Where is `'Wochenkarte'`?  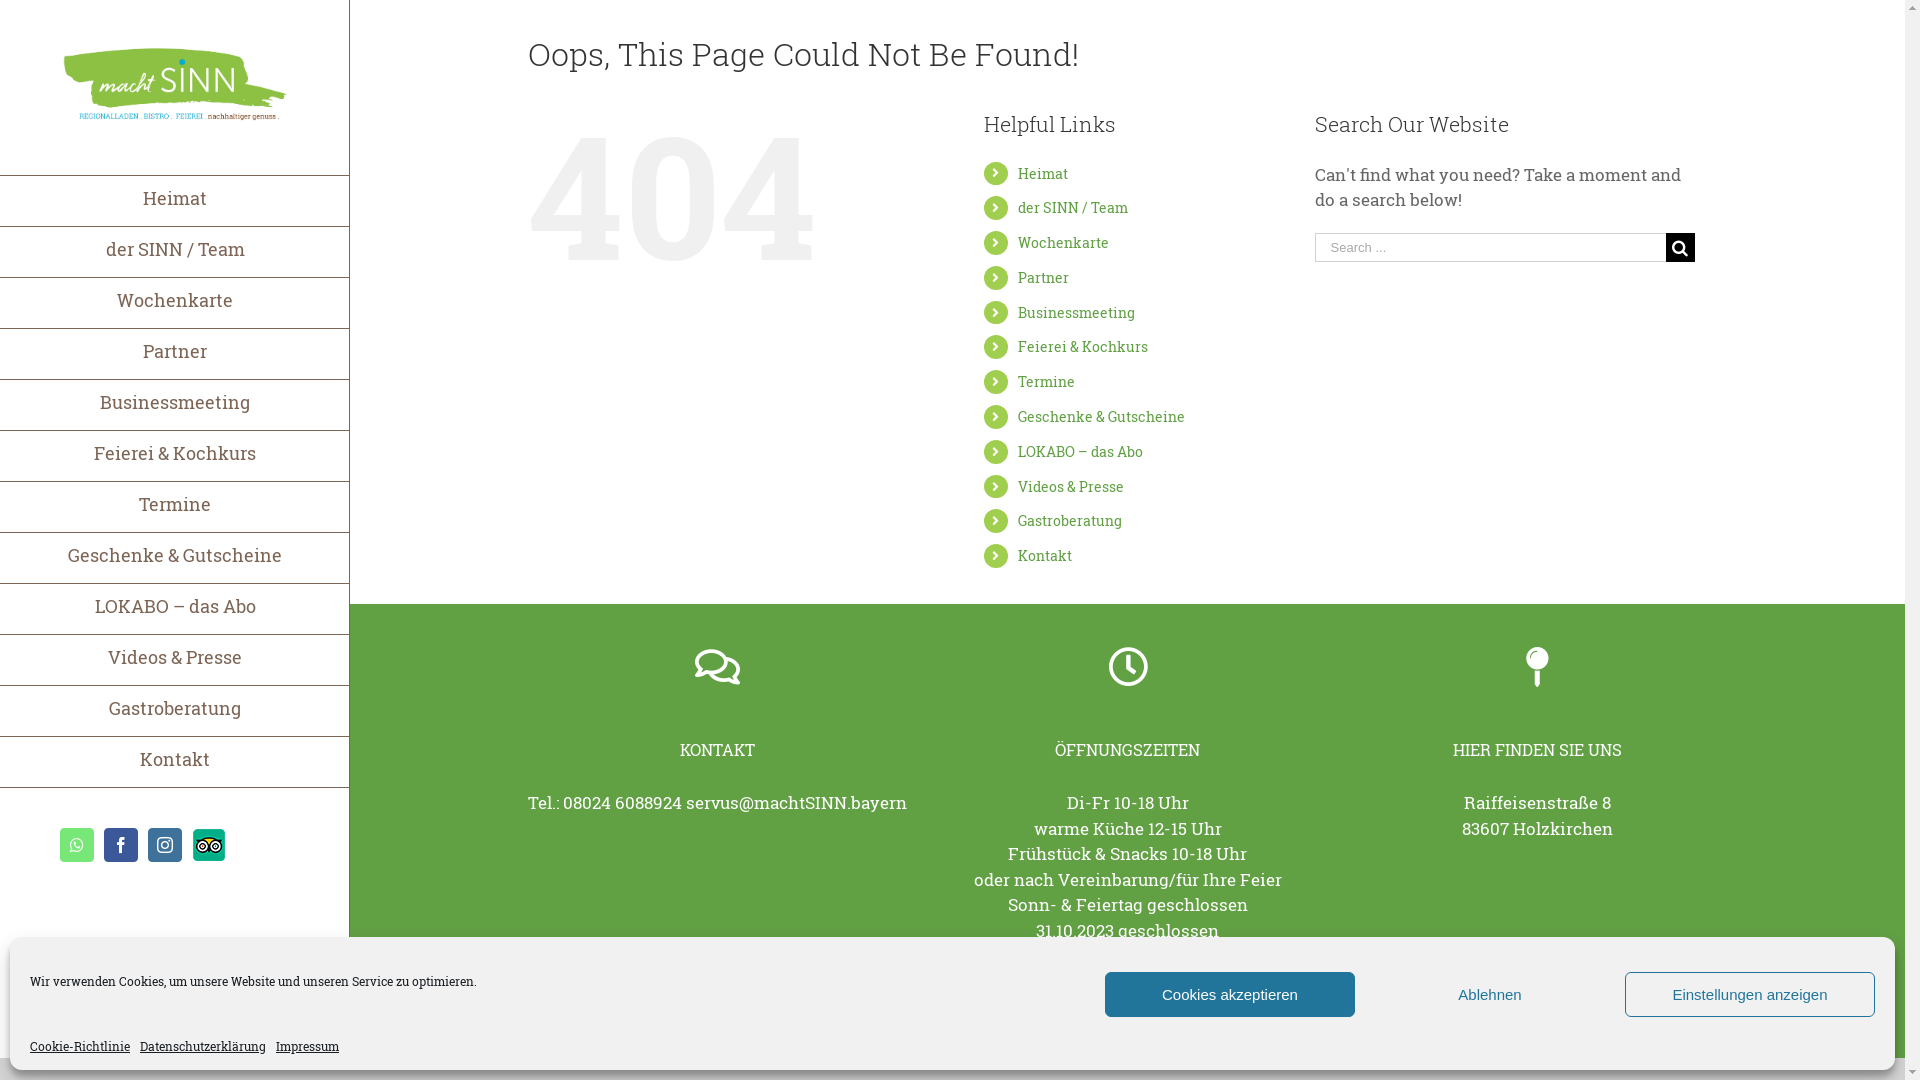
'Wochenkarte' is located at coordinates (174, 303).